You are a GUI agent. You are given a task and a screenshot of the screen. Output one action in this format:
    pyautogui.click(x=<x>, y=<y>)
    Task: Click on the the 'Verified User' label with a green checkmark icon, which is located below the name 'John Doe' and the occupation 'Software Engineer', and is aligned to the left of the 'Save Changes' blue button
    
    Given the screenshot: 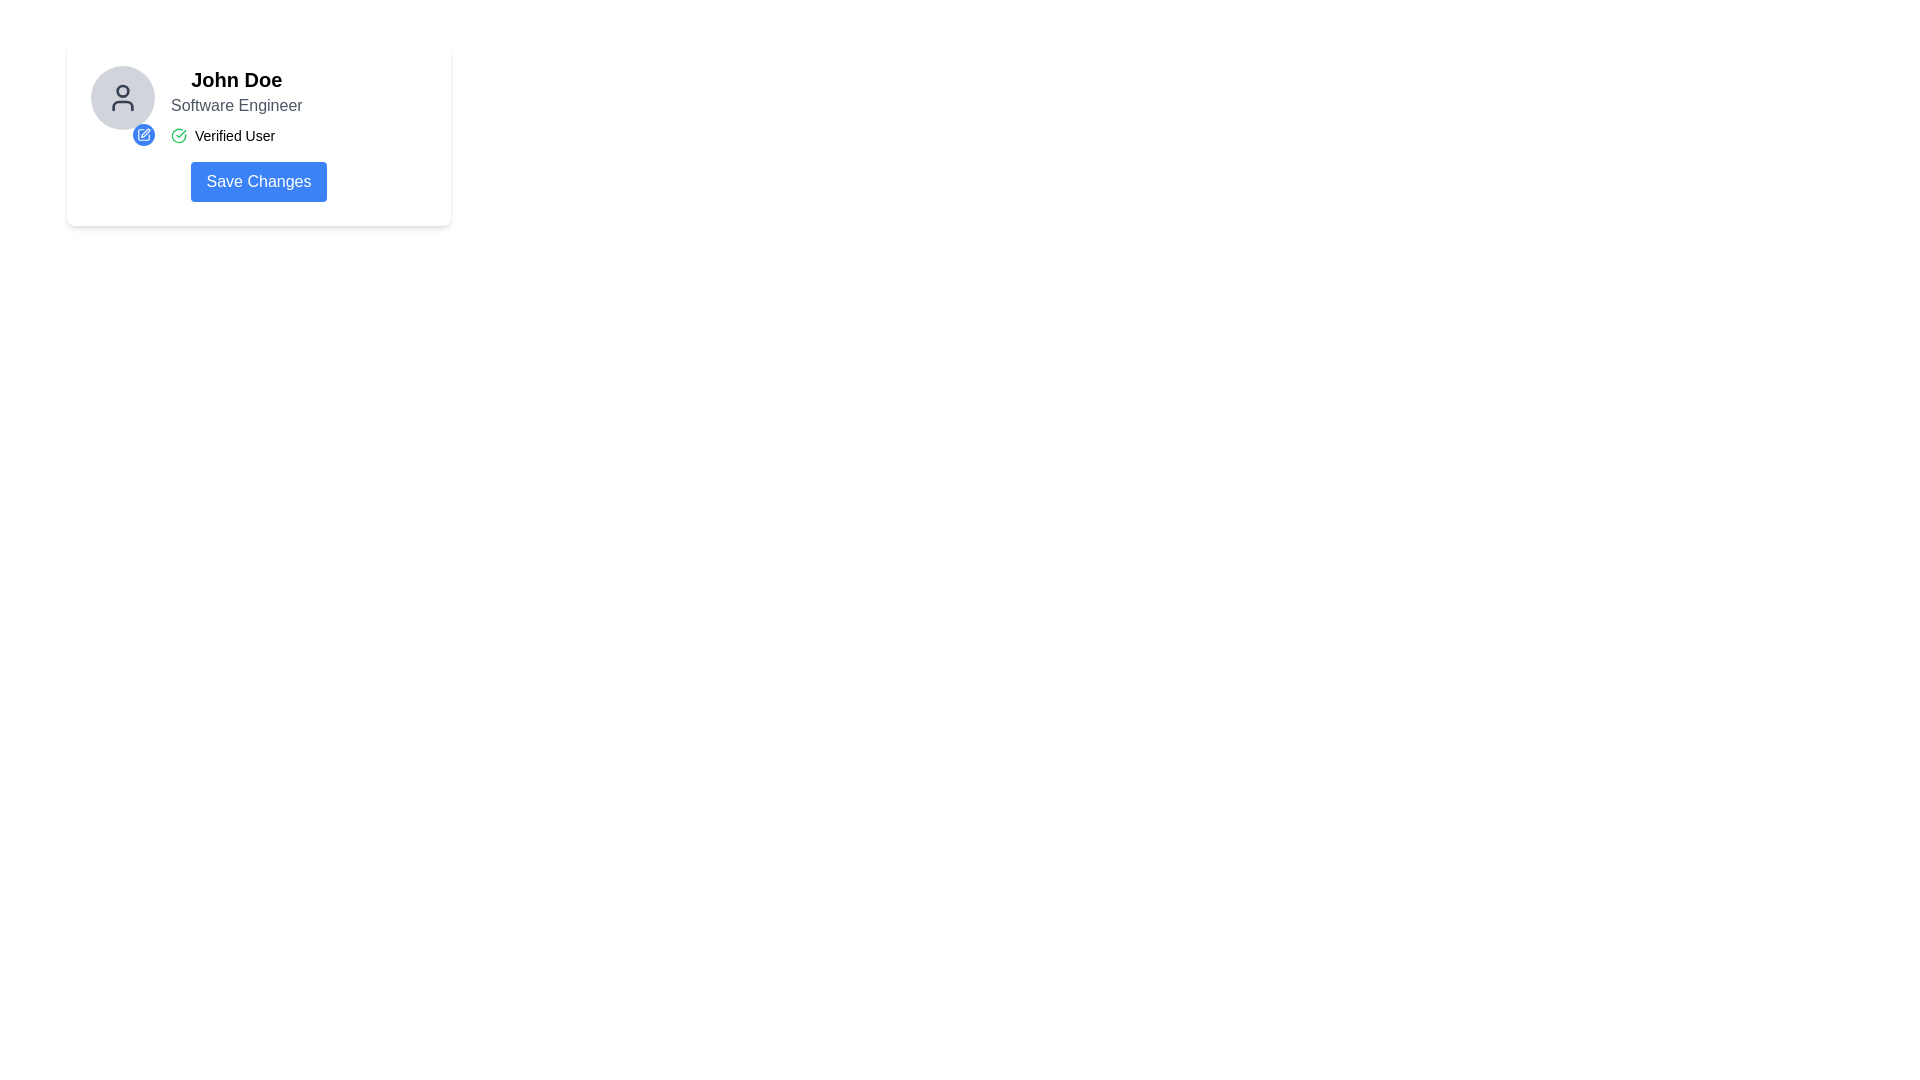 What is the action you would take?
    pyautogui.click(x=236, y=135)
    